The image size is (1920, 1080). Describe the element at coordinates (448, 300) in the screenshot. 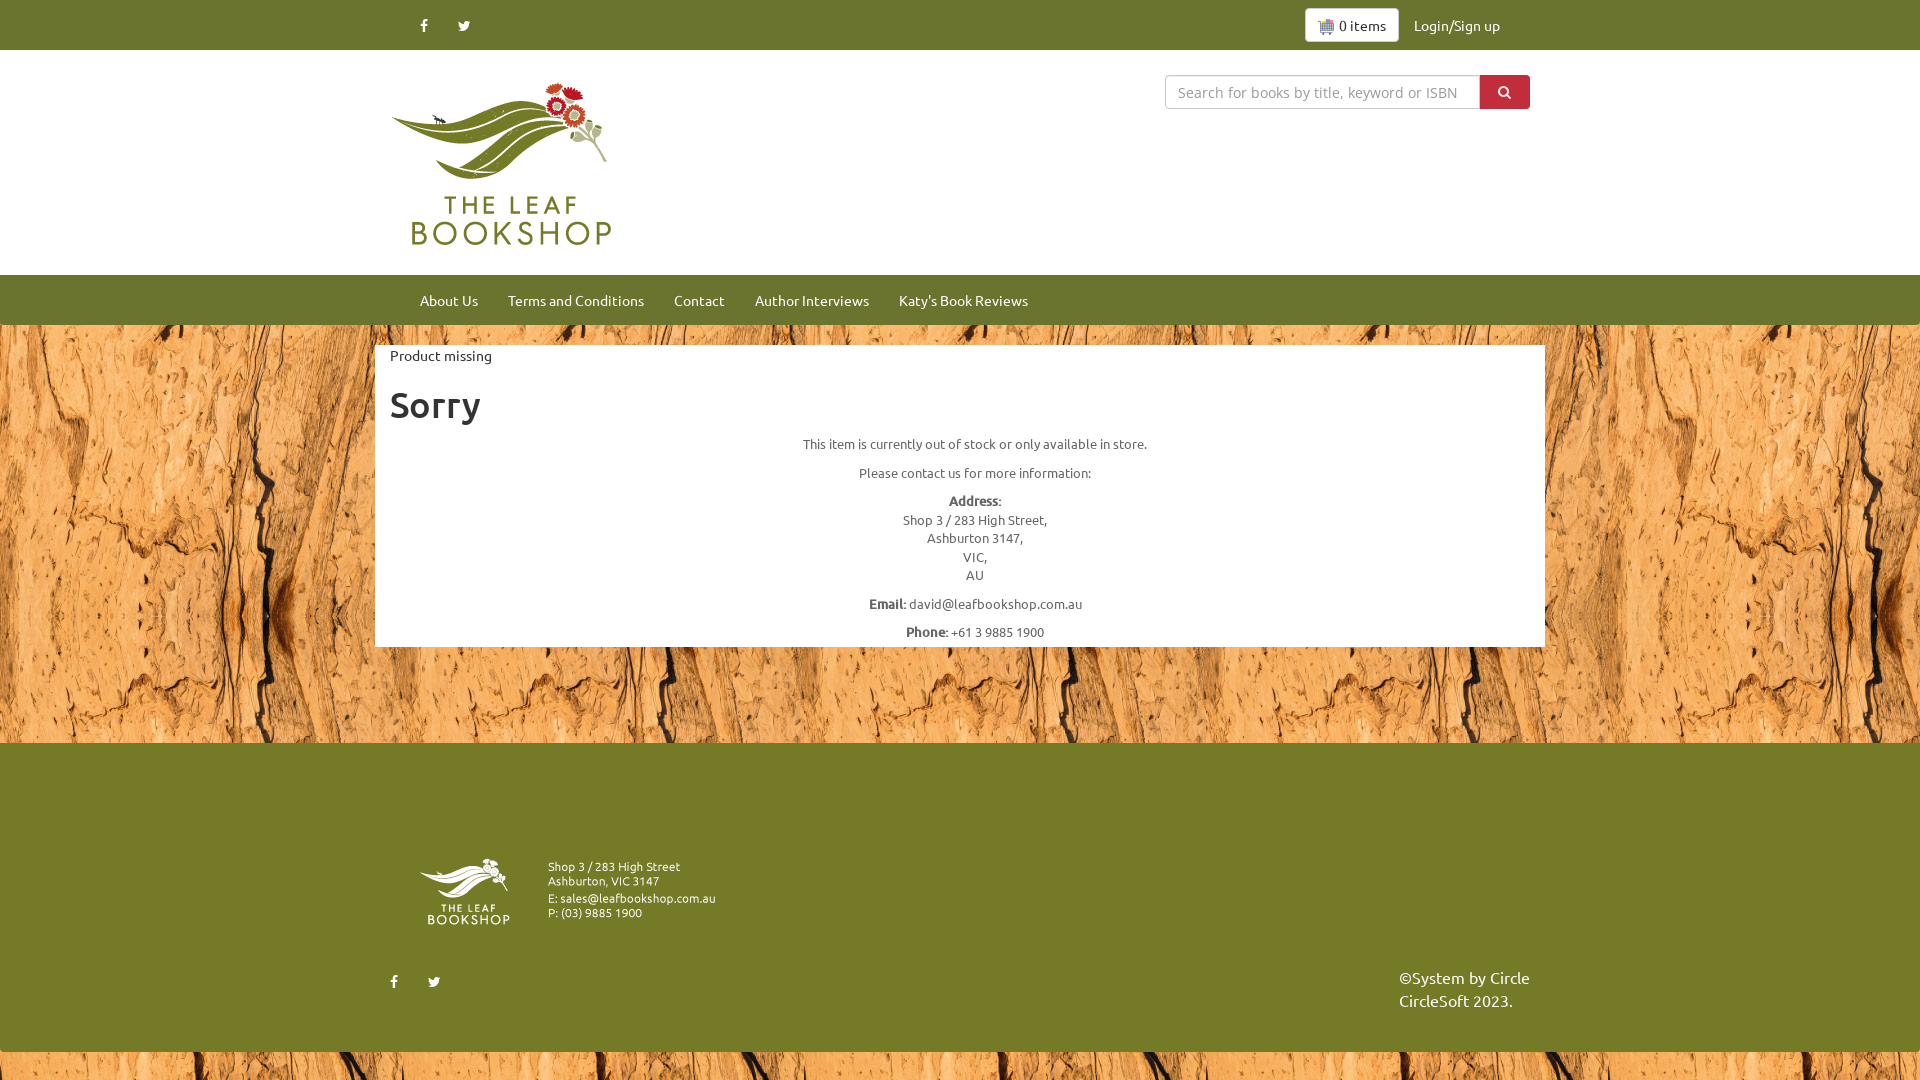

I see `'About Us'` at that location.